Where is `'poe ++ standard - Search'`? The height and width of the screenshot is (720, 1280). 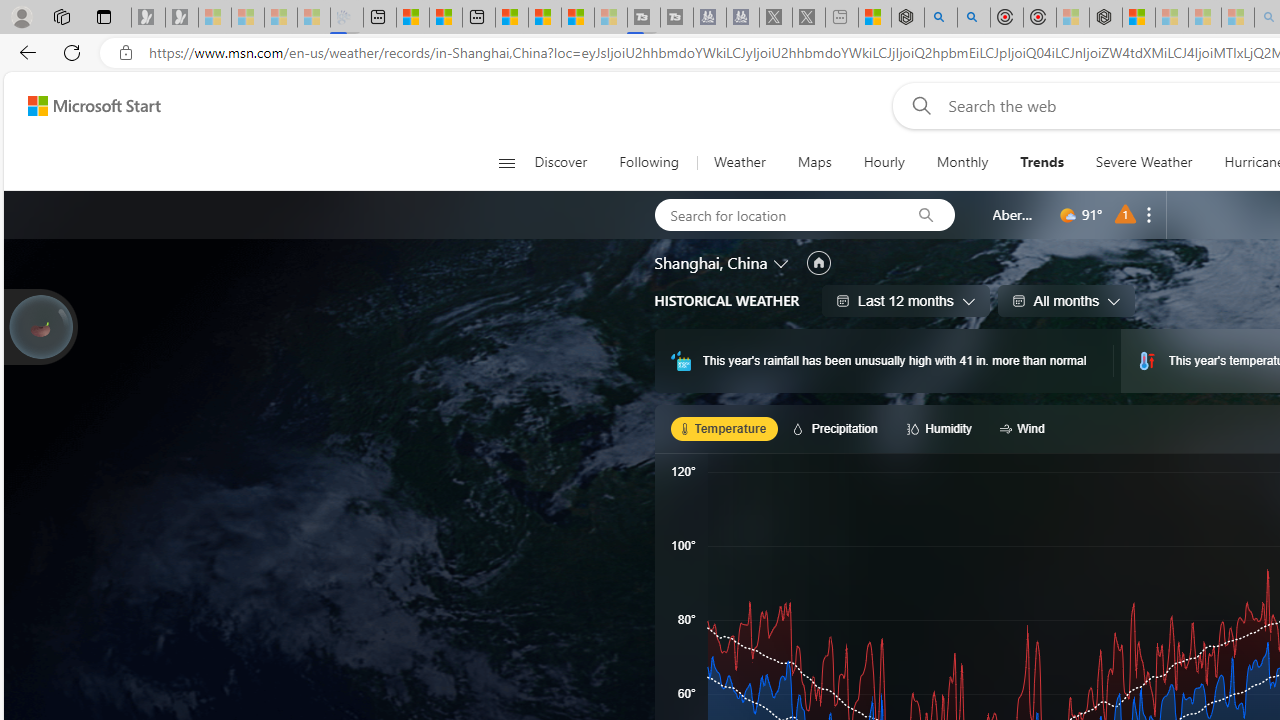
'poe ++ standard - Search' is located at coordinates (973, 17).